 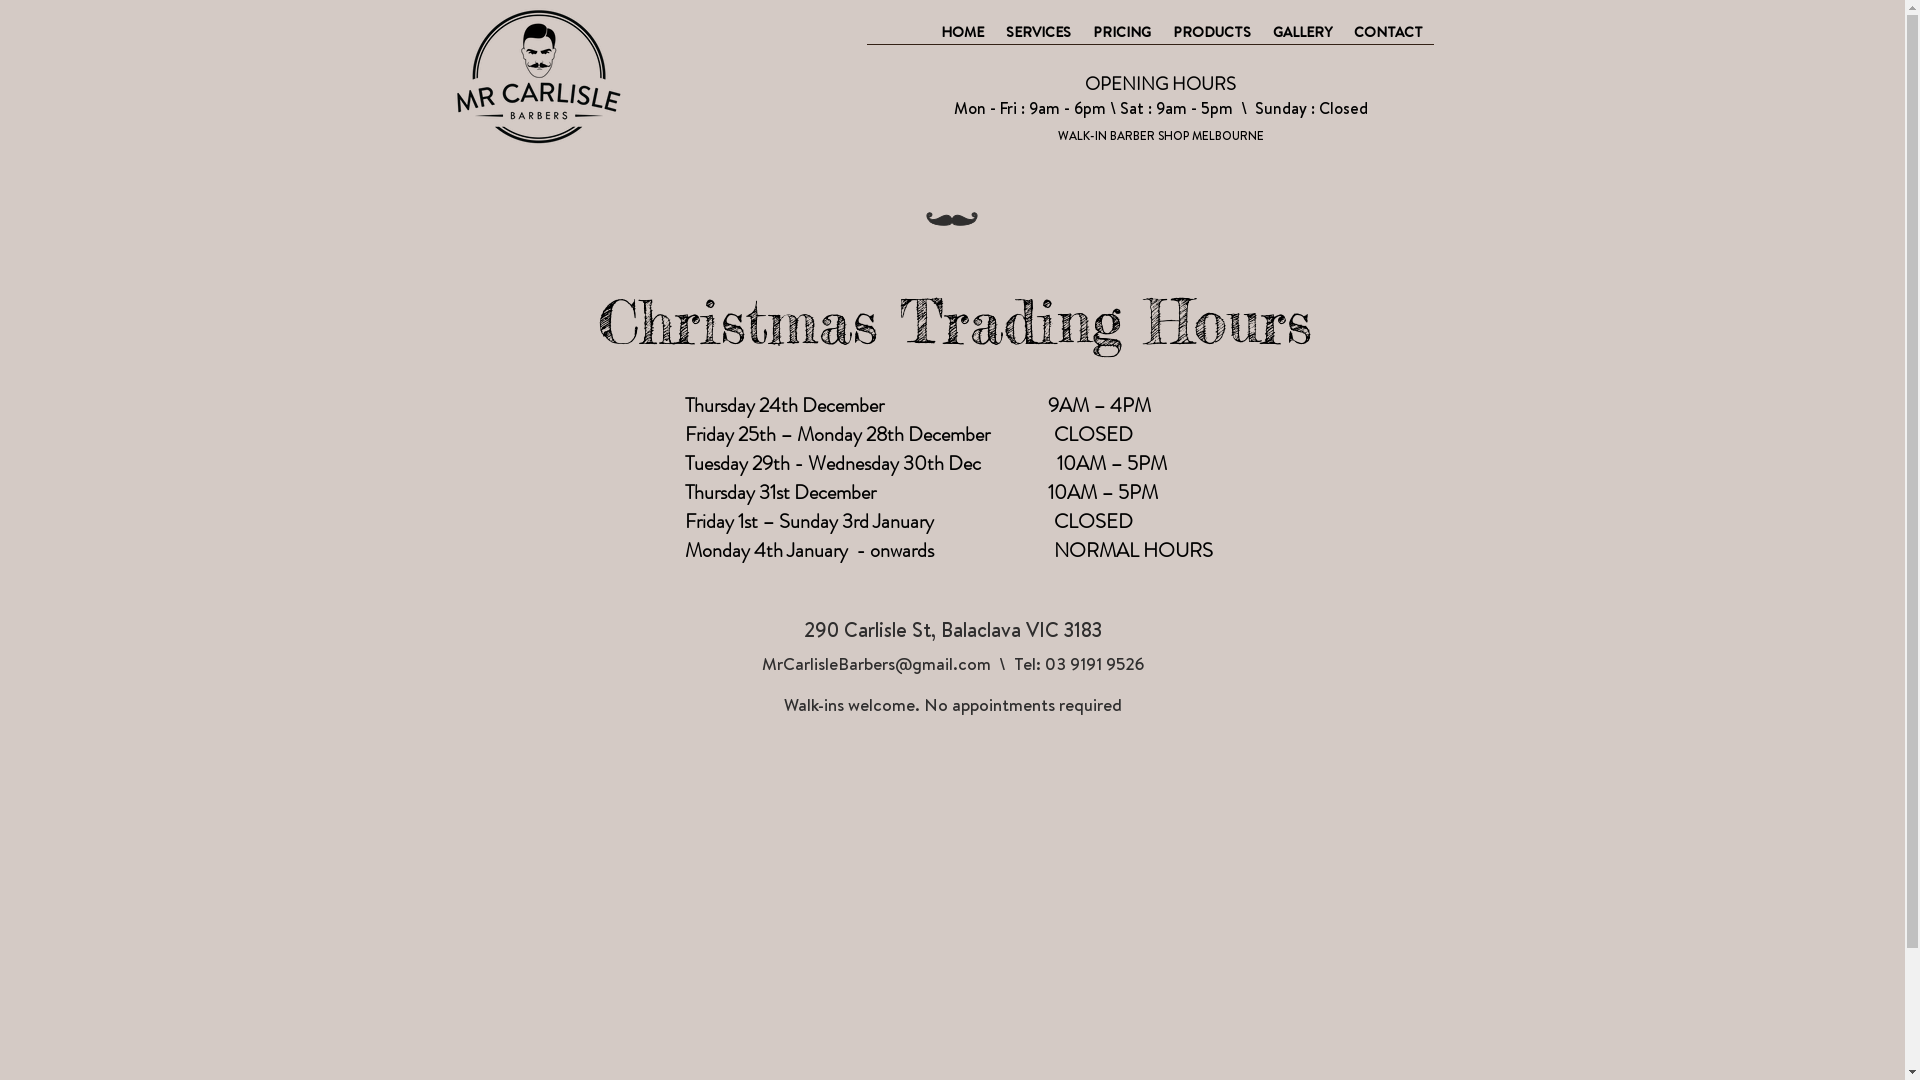 What do you see at coordinates (1037, 38) in the screenshot?
I see `'SERVICES'` at bounding box center [1037, 38].